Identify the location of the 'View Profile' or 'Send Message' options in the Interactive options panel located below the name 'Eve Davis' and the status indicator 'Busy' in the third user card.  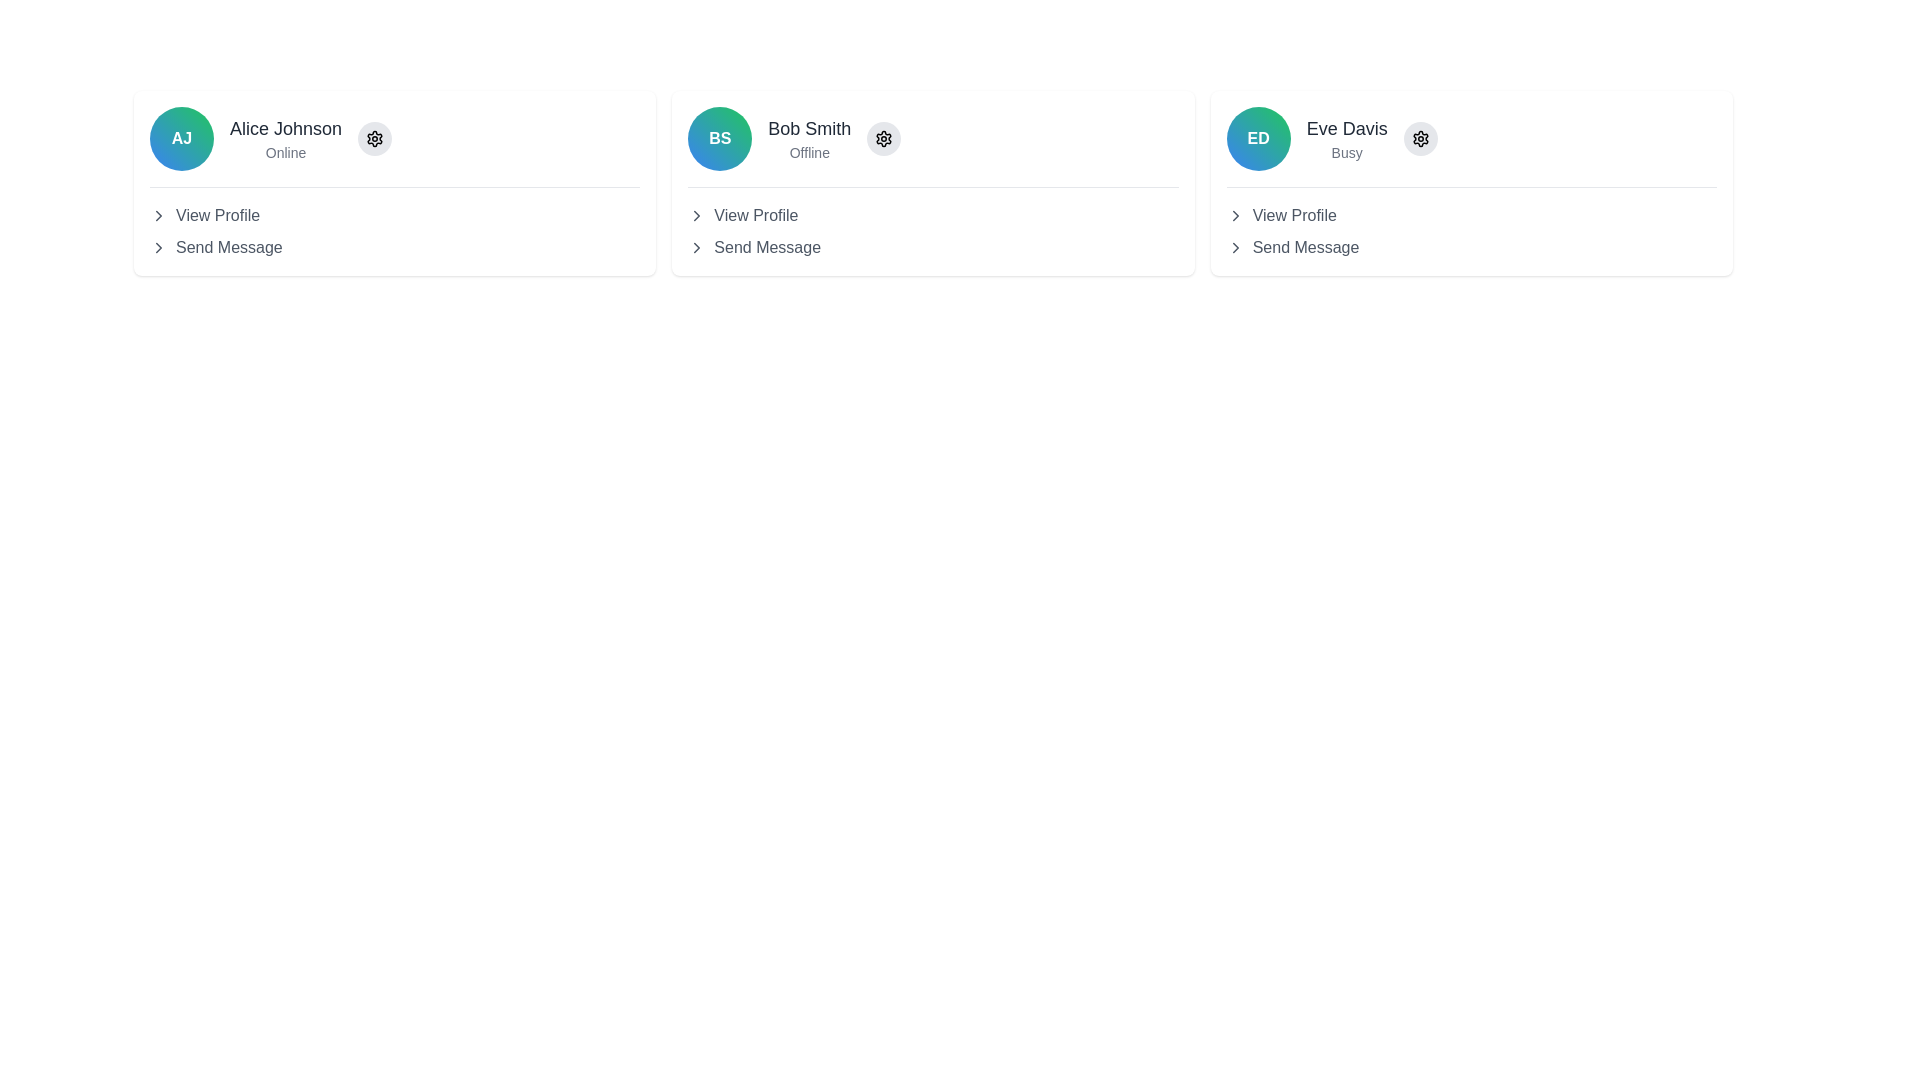
(1471, 230).